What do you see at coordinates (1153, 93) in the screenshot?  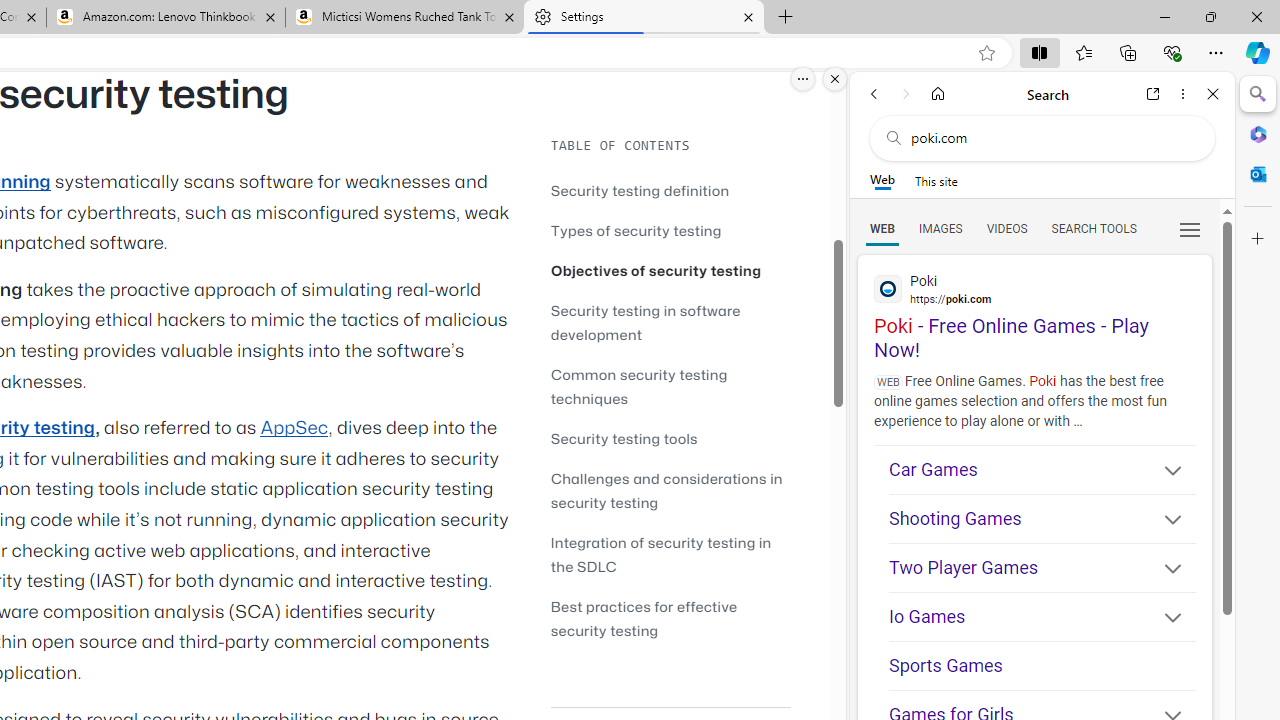 I see `'Open link in new tab'` at bounding box center [1153, 93].